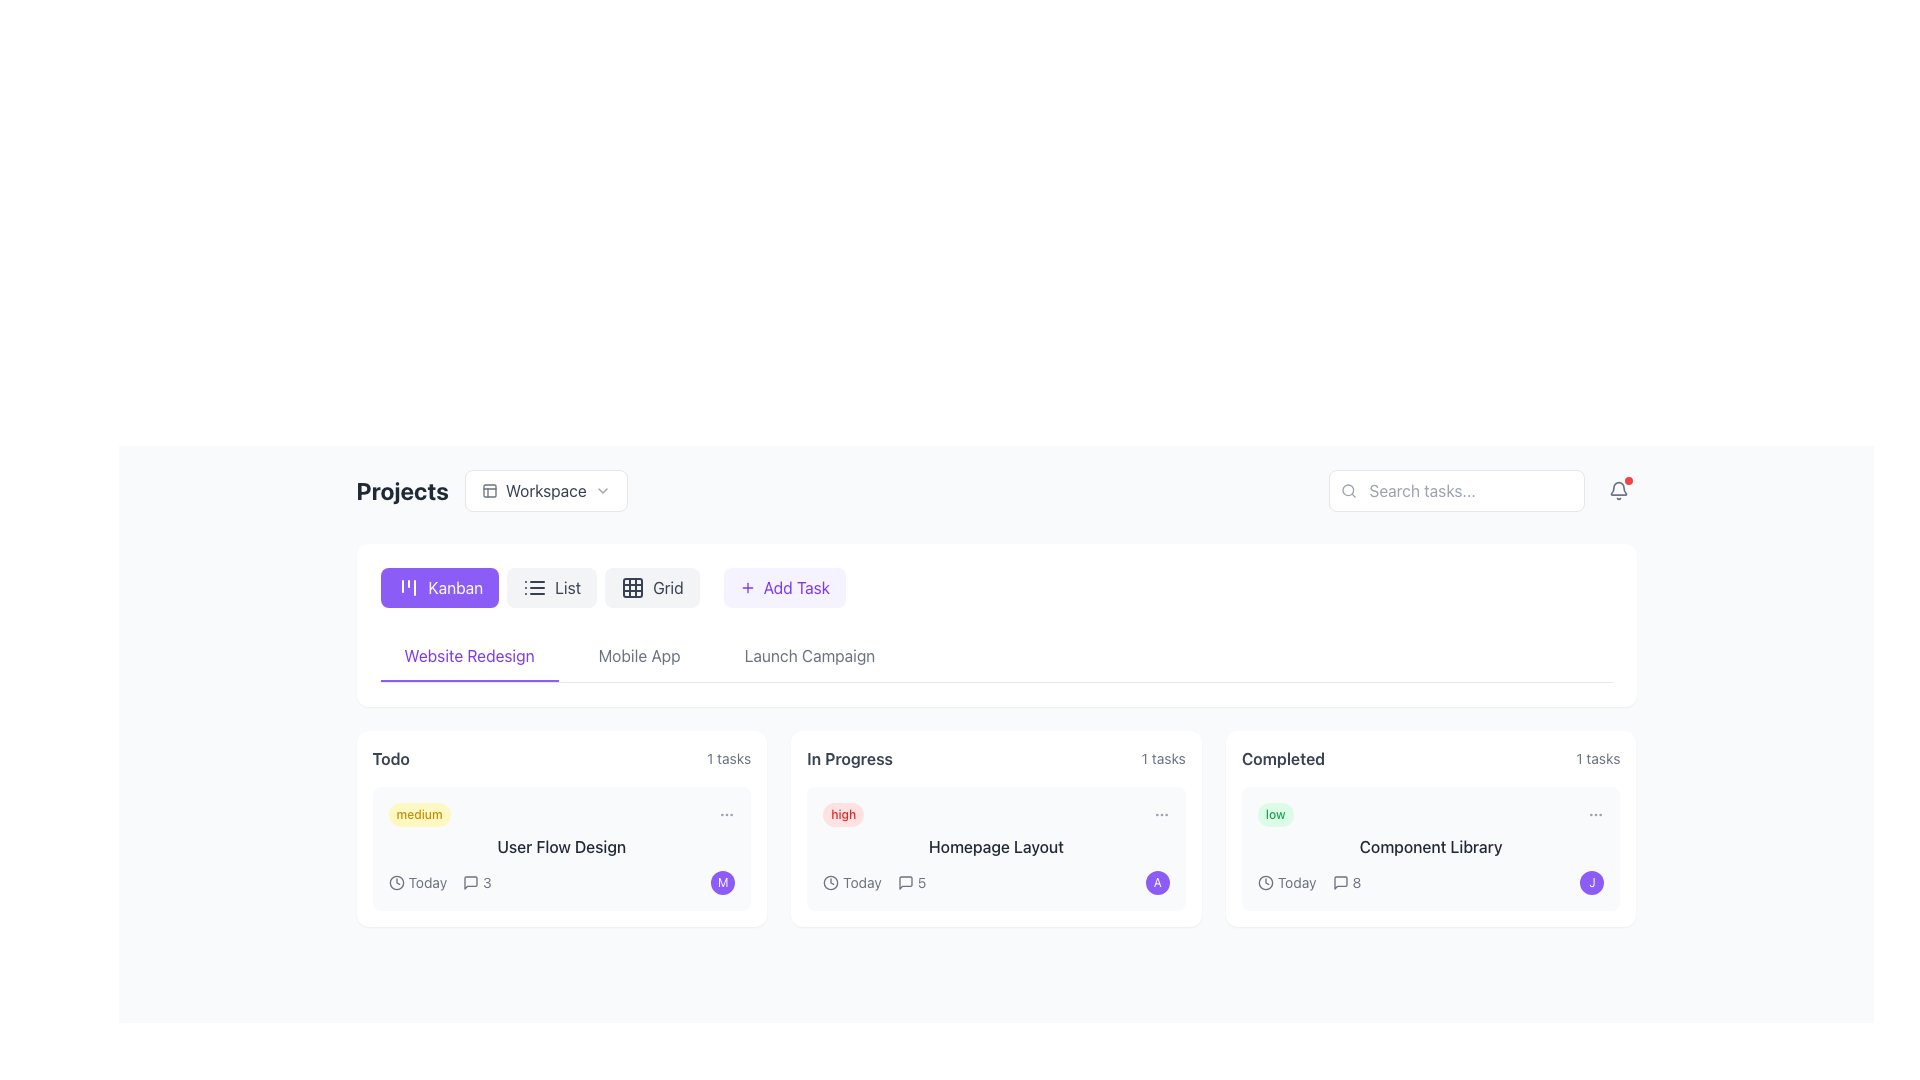  What do you see at coordinates (396, 882) in the screenshot?
I see `icon representing time or date located immediately to the left of the text 'Today' for its visual representation` at bounding box center [396, 882].